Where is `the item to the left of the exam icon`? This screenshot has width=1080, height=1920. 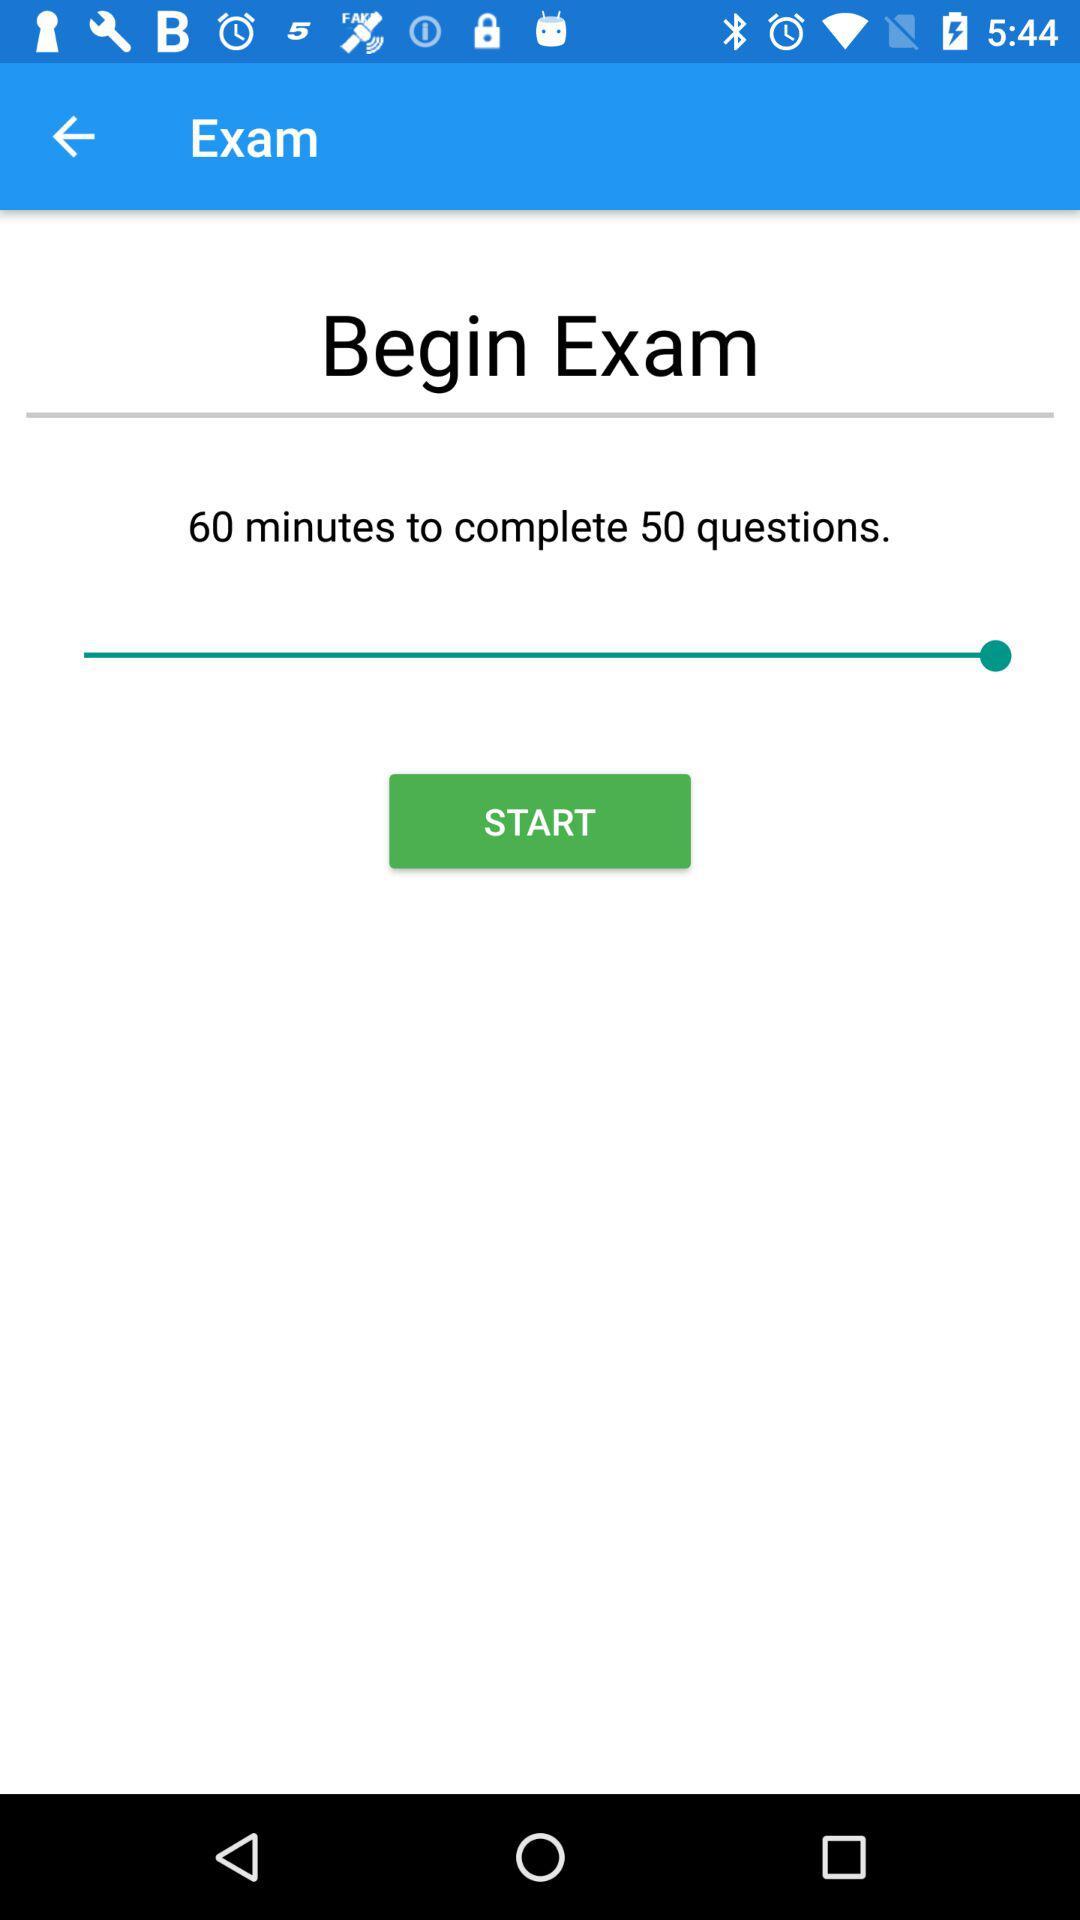
the item to the left of the exam icon is located at coordinates (72, 135).